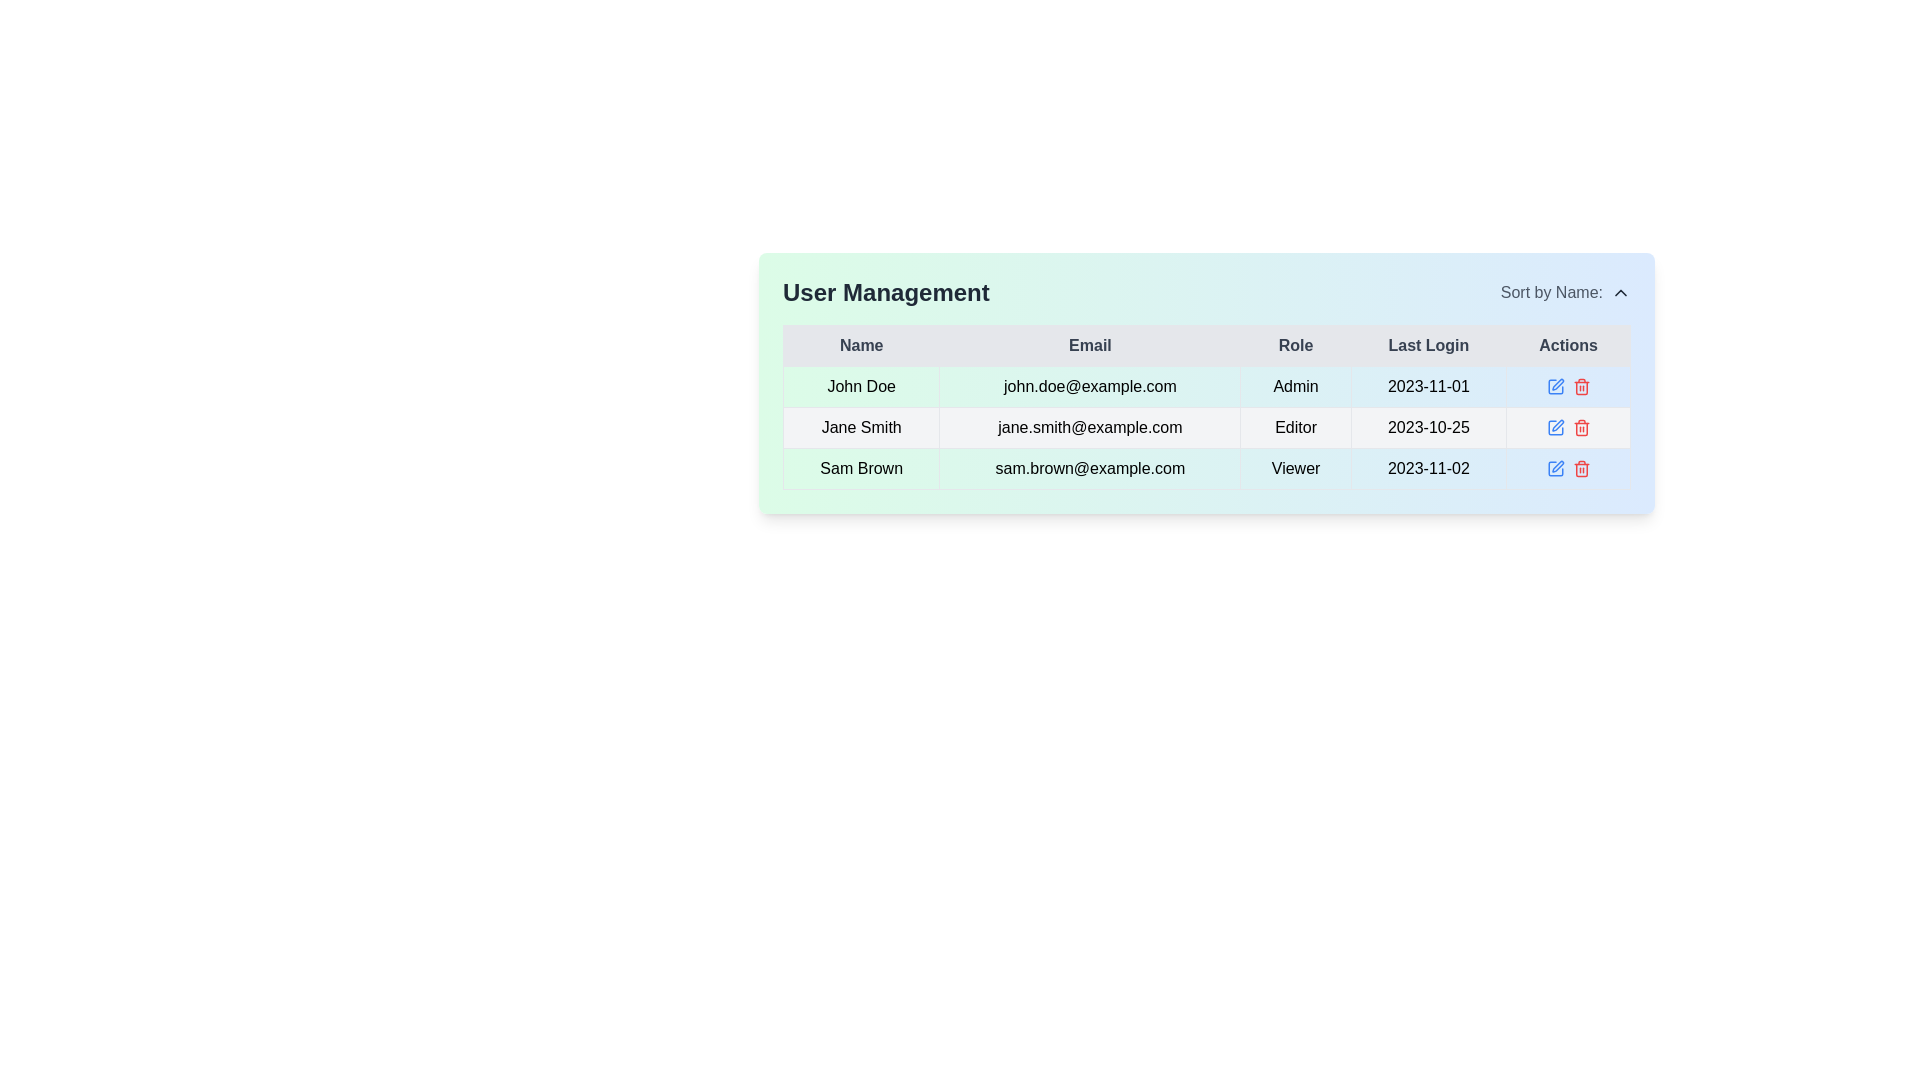 The width and height of the screenshot is (1920, 1080). Describe the element at coordinates (861, 386) in the screenshot. I see `the static text element containing 'John Doe' in the 'Name' column of the user management table` at that location.